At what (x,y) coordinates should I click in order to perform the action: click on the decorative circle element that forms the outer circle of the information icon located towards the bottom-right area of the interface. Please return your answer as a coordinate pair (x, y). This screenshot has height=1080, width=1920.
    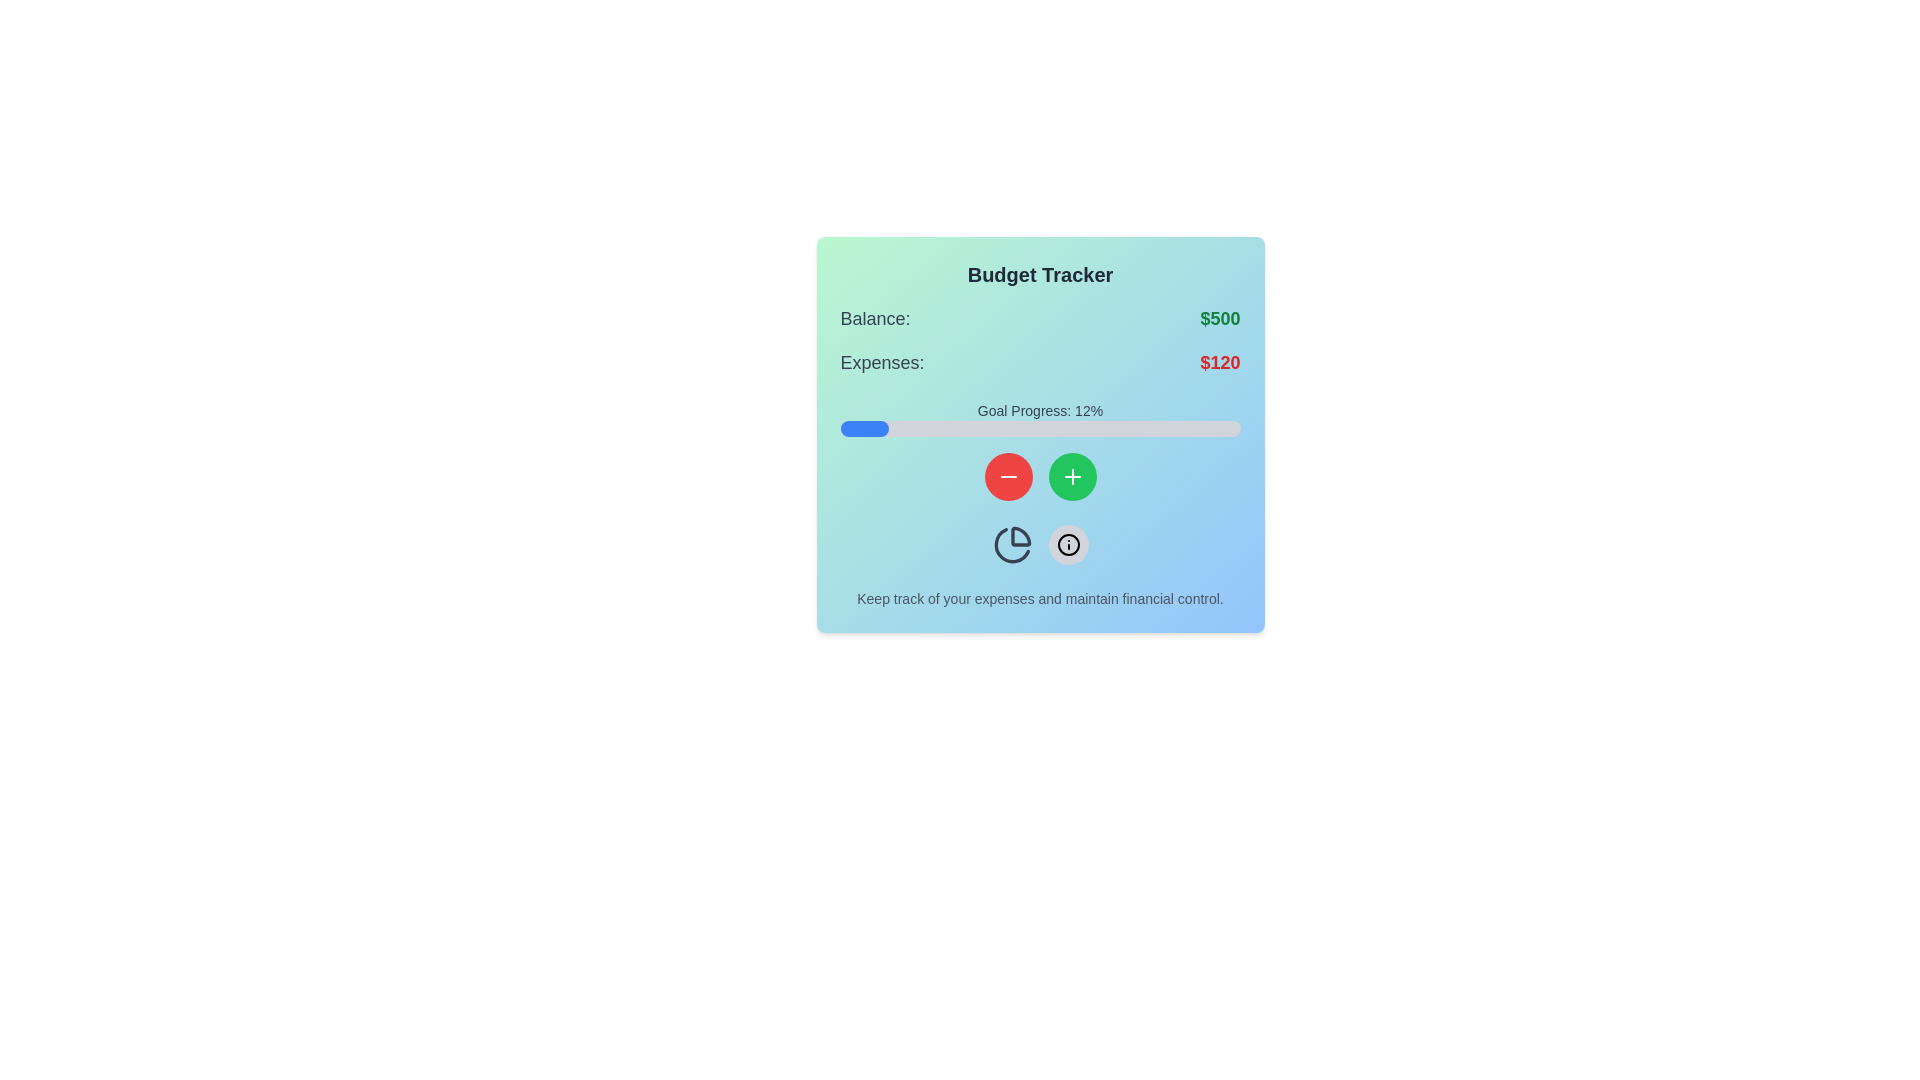
    Looking at the image, I should click on (1067, 544).